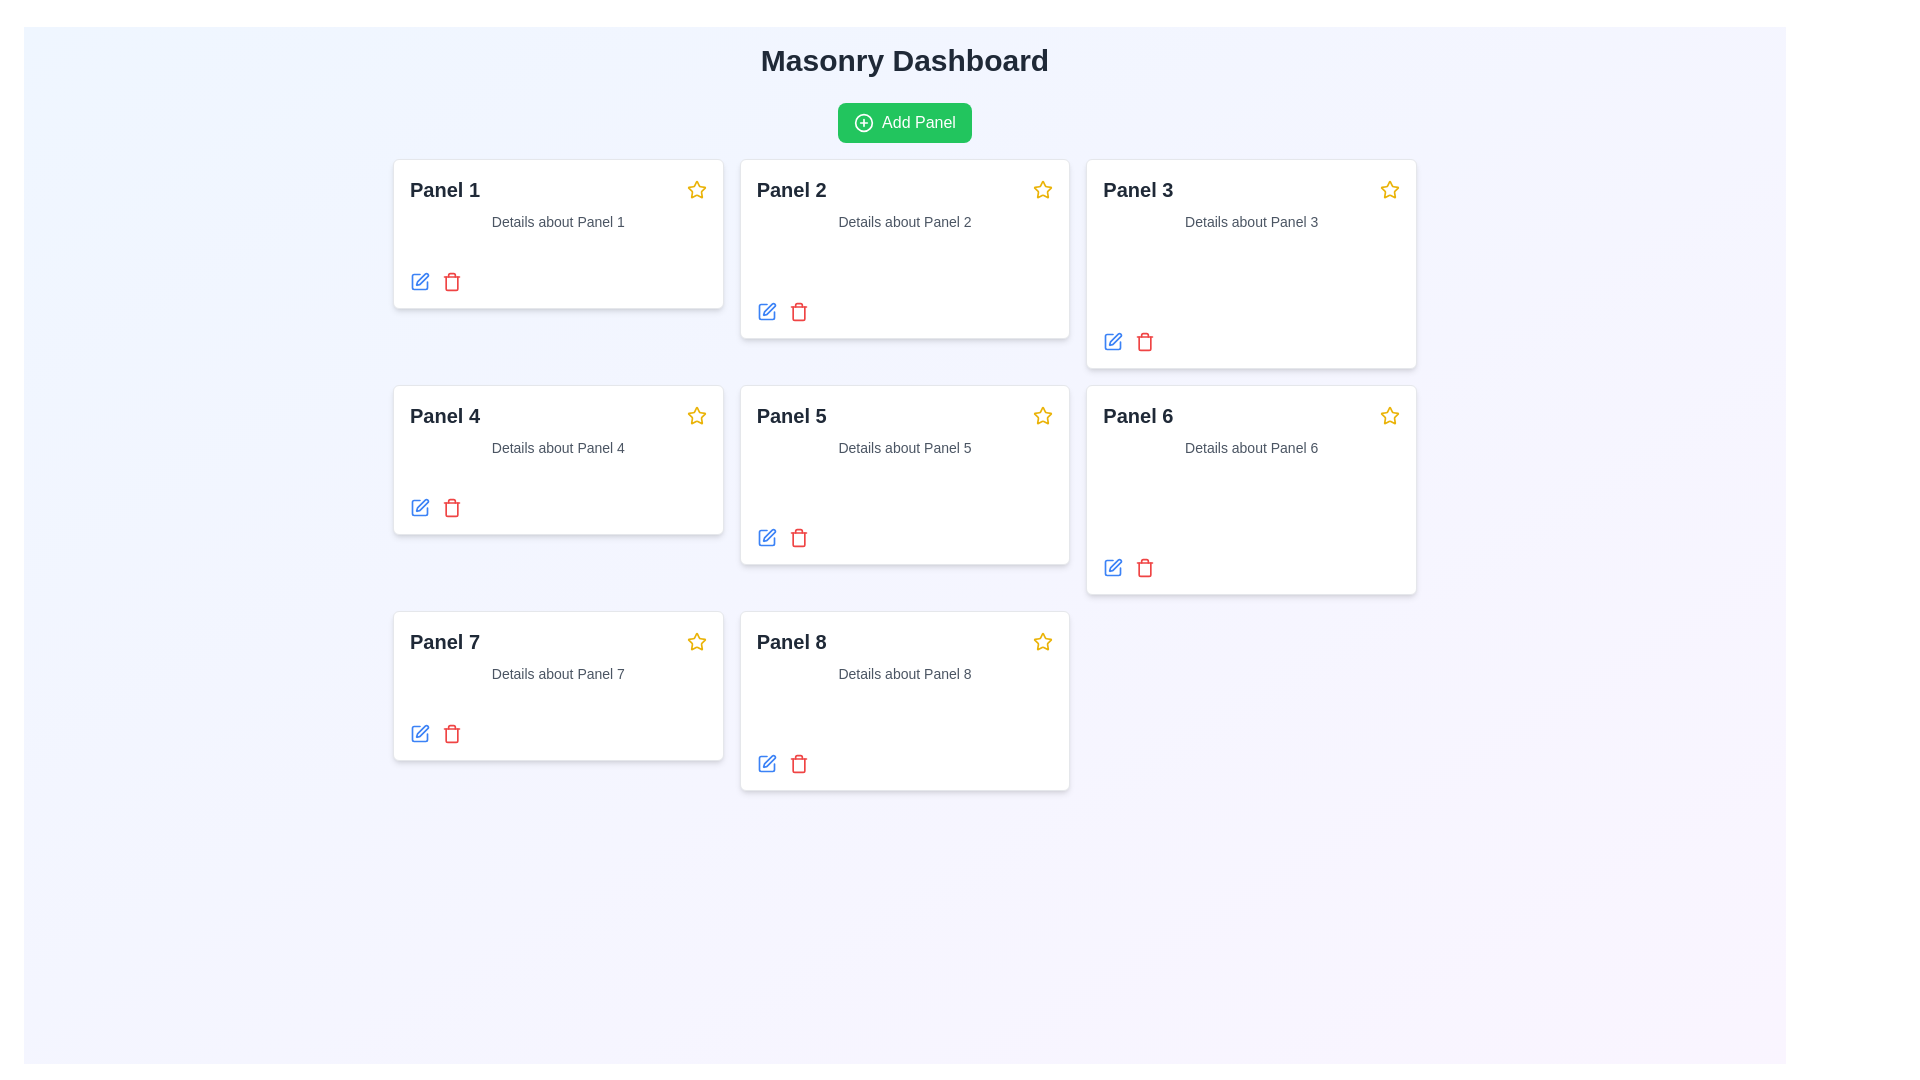 Image resolution: width=1920 pixels, height=1080 pixels. What do you see at coordinates (1042, 189) in the screenshot?
I see `the star-shaped icon outlined in yellow located near the top-right corner of the card labeled 'Panel 6'` at bounding box center [1042, 189].